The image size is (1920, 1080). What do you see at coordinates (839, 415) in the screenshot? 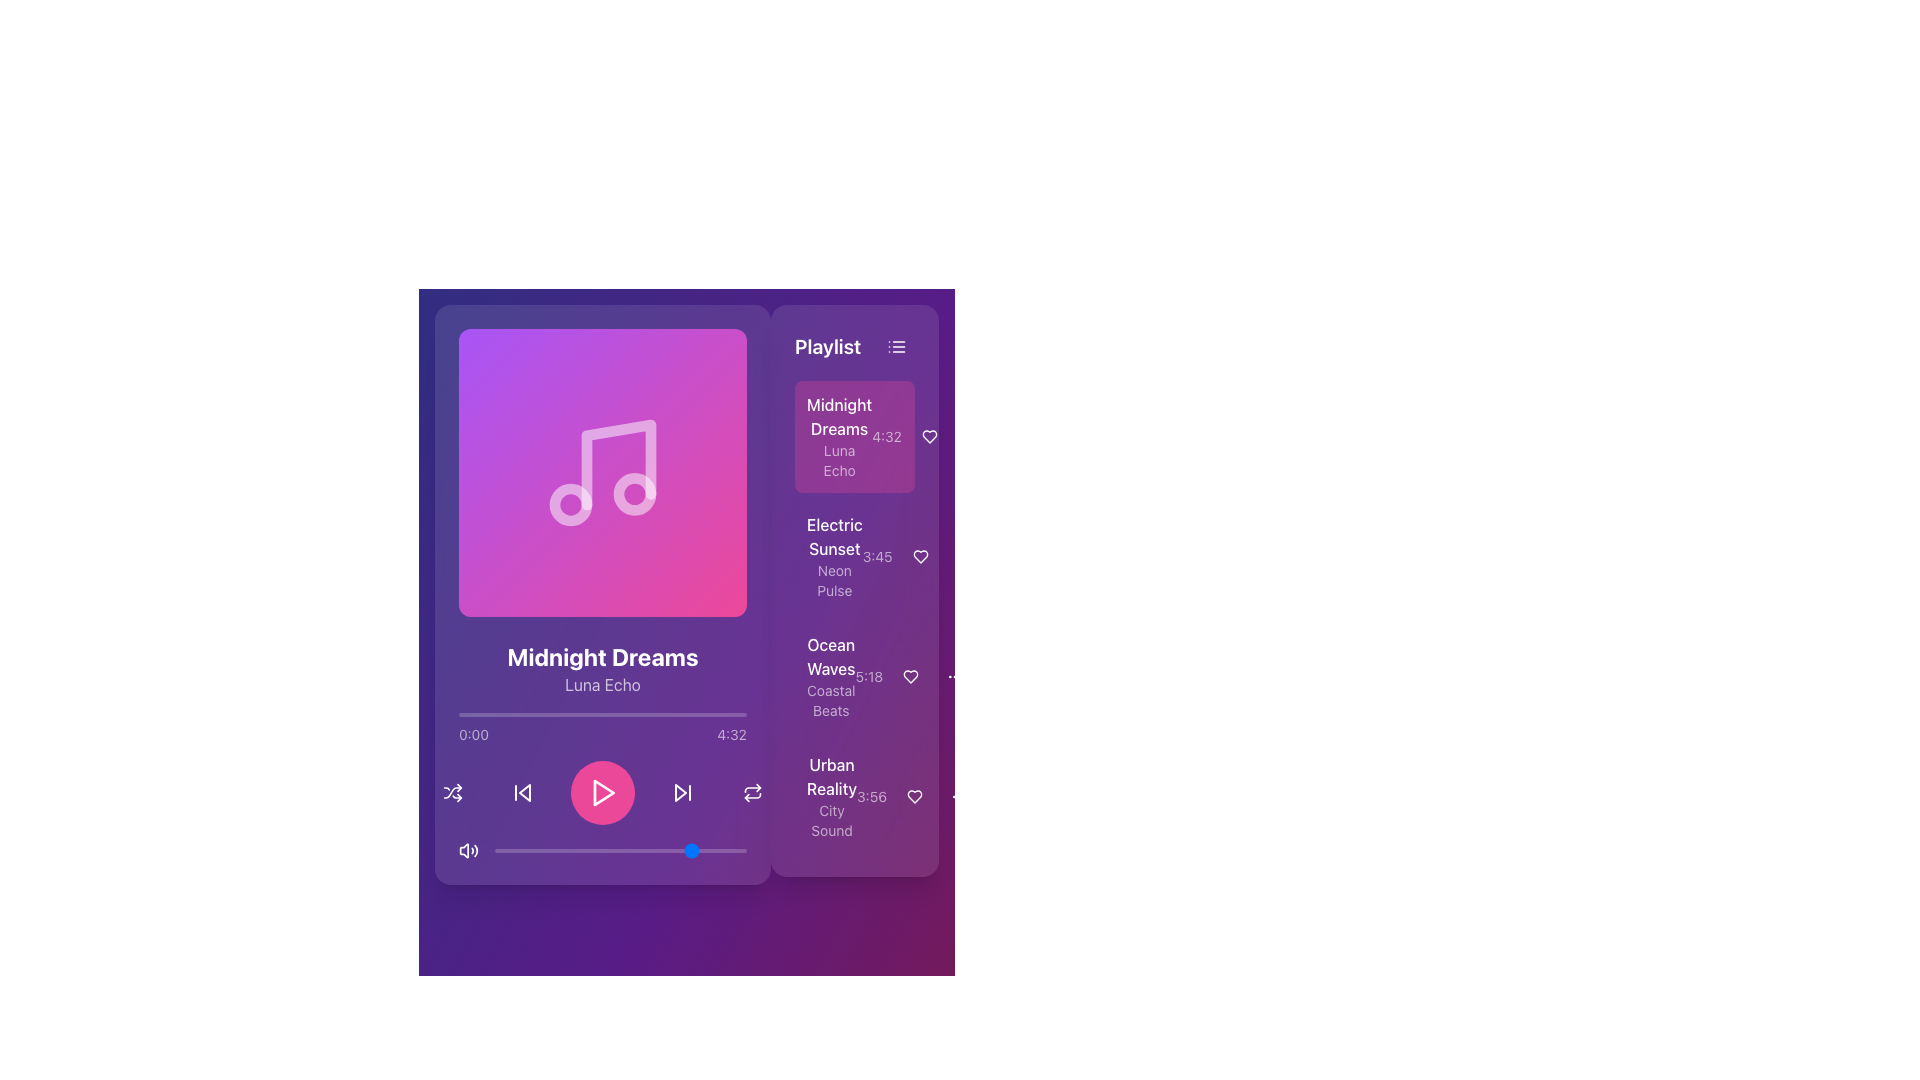
I see `the Static Text element that serves as the title of the current playlist entry, displaying the name of the song in the 'Midnight Dreams - Luna Echo' playlist` at bounding box center [839, 415].